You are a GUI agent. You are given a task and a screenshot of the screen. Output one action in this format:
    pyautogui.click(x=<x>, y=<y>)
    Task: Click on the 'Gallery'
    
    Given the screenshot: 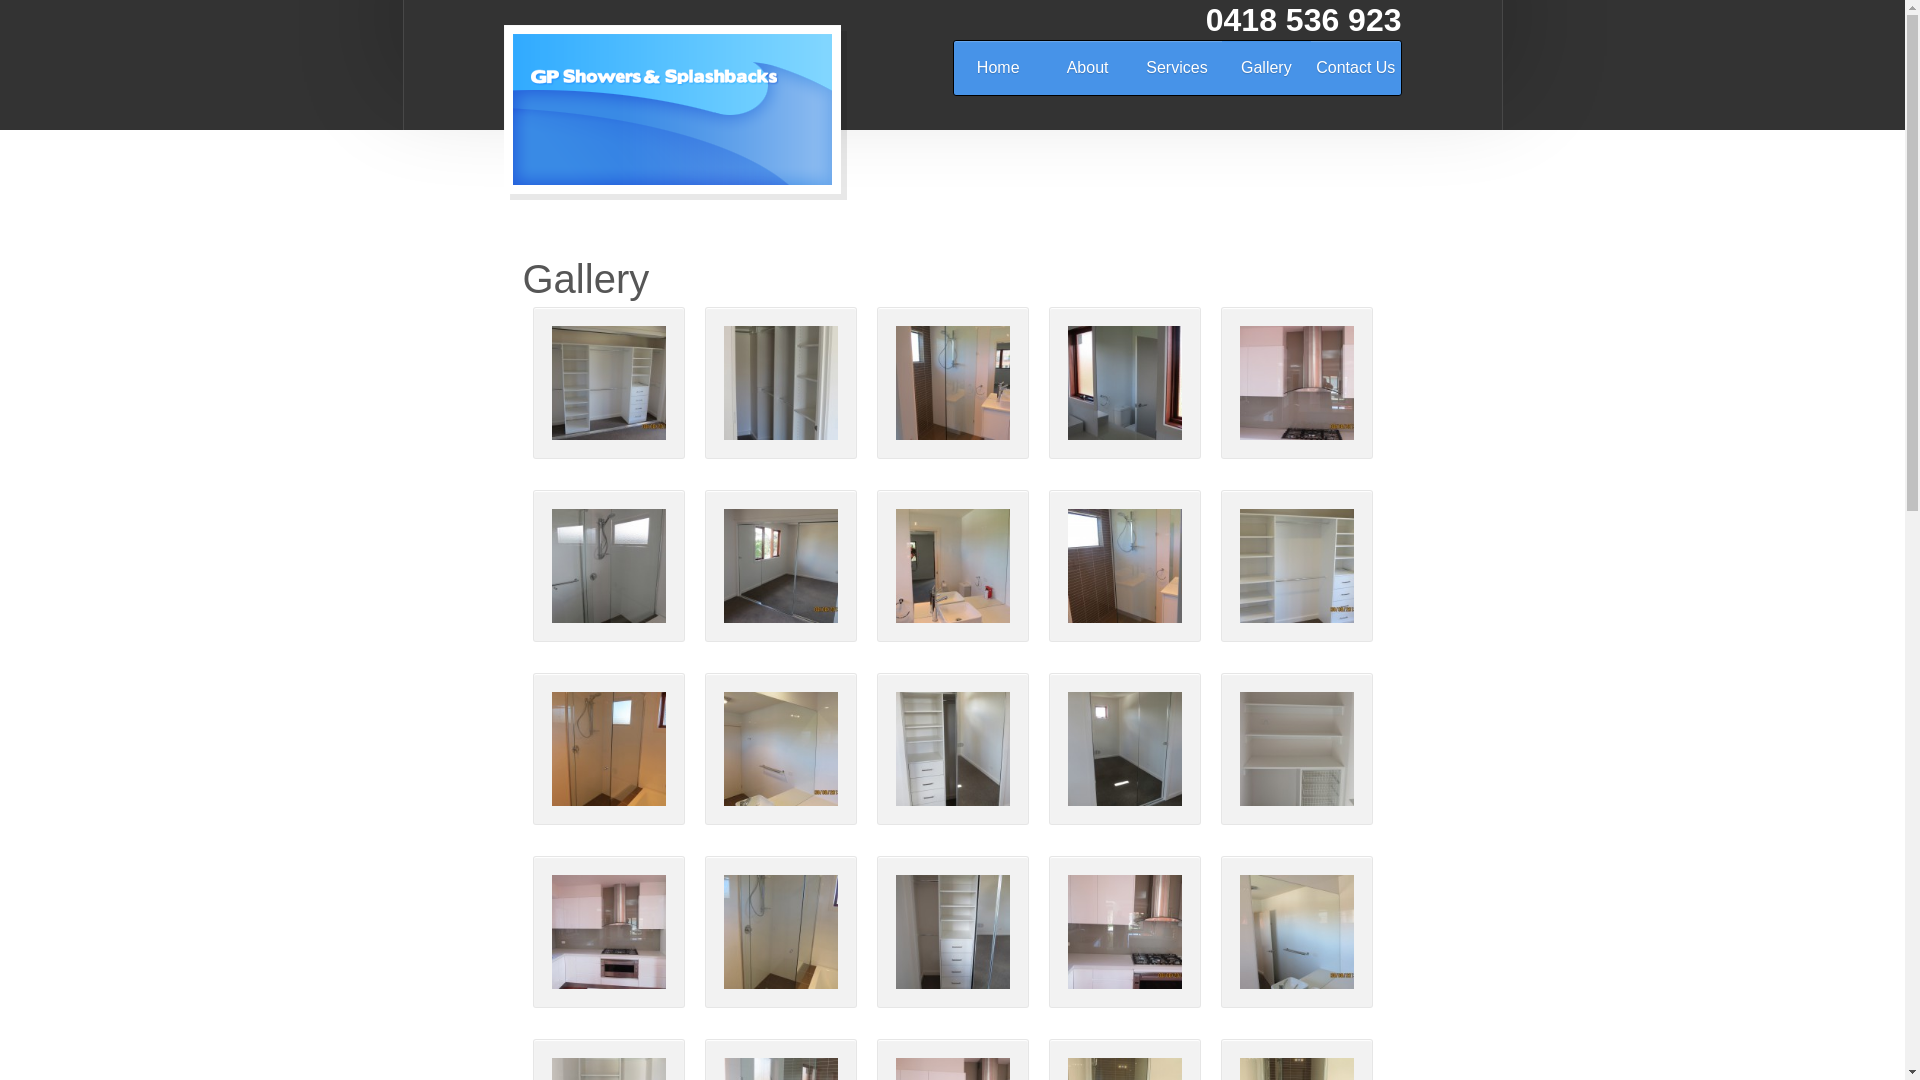 What is the action you would take?
    pyautogui.click(x=1265, y=67)
    